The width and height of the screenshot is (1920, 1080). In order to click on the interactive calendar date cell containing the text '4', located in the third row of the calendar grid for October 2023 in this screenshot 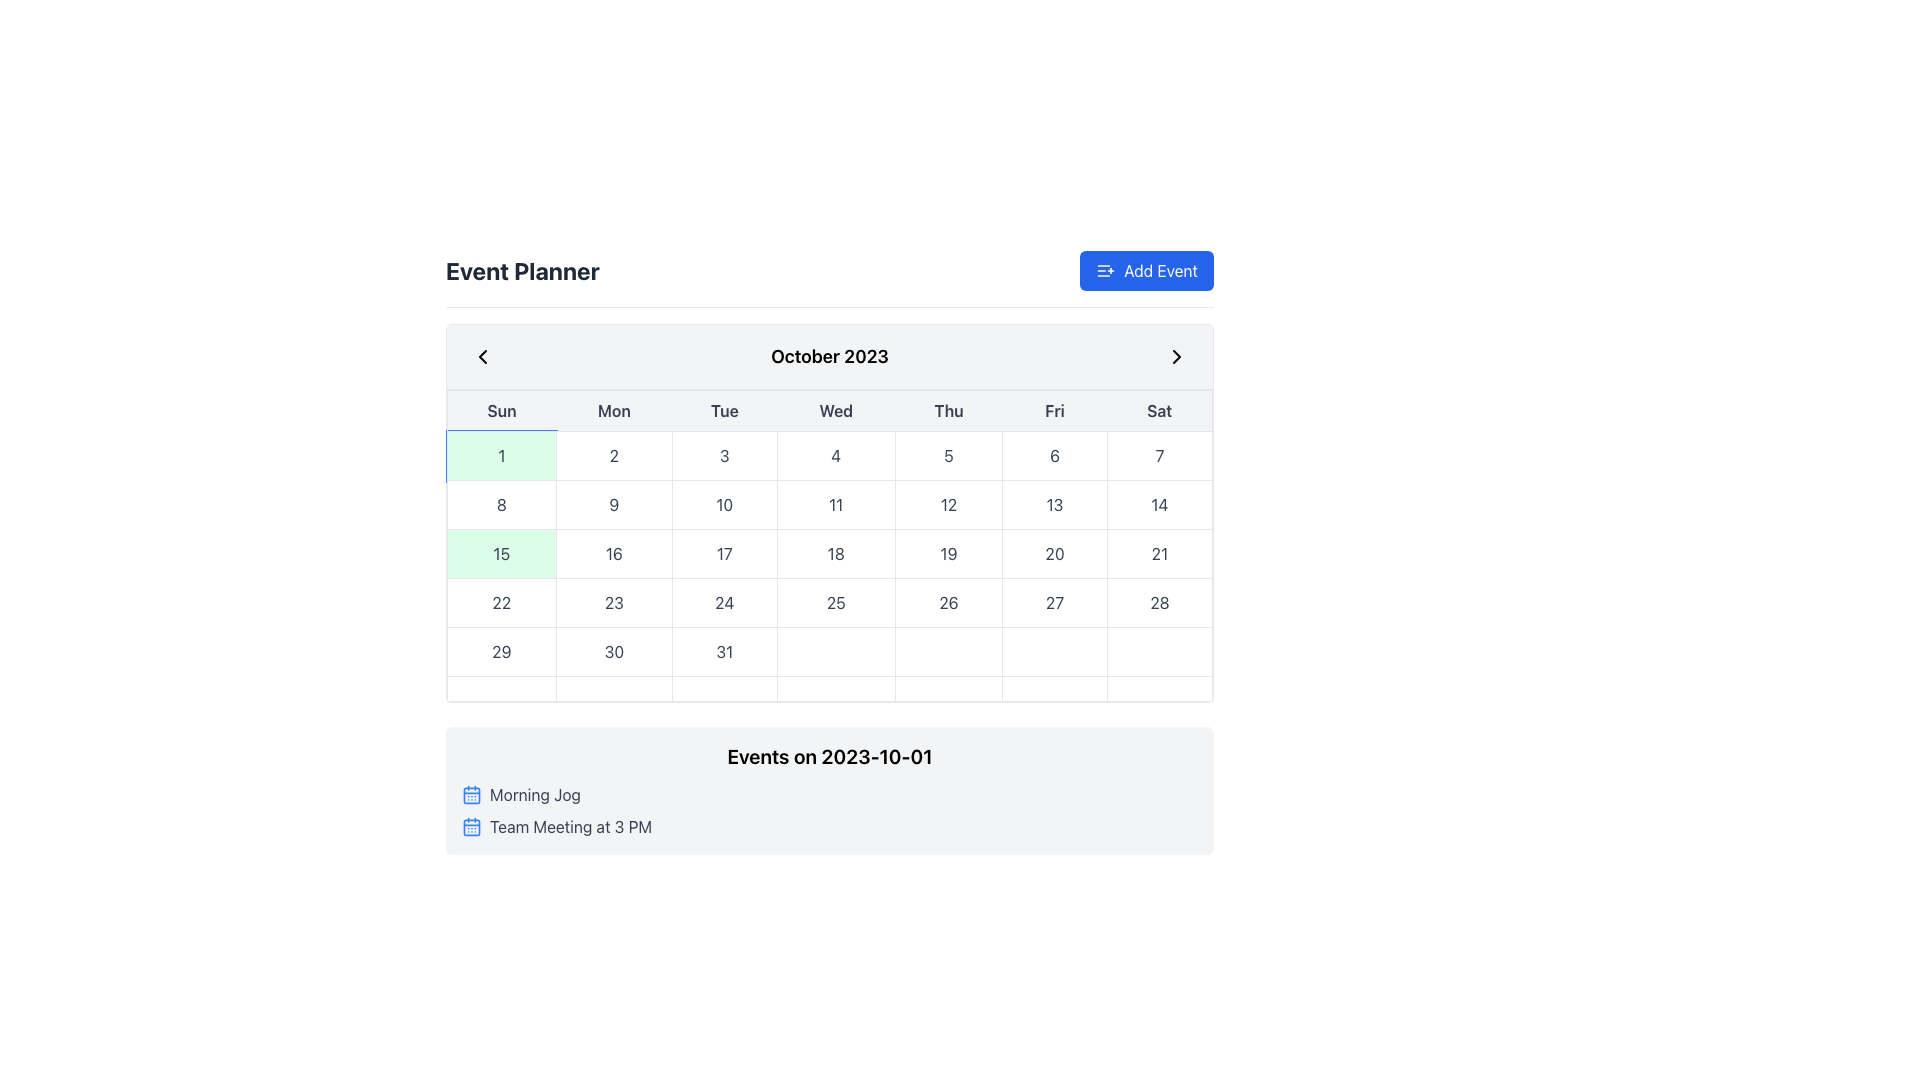, I will do `click(836, 455)`.